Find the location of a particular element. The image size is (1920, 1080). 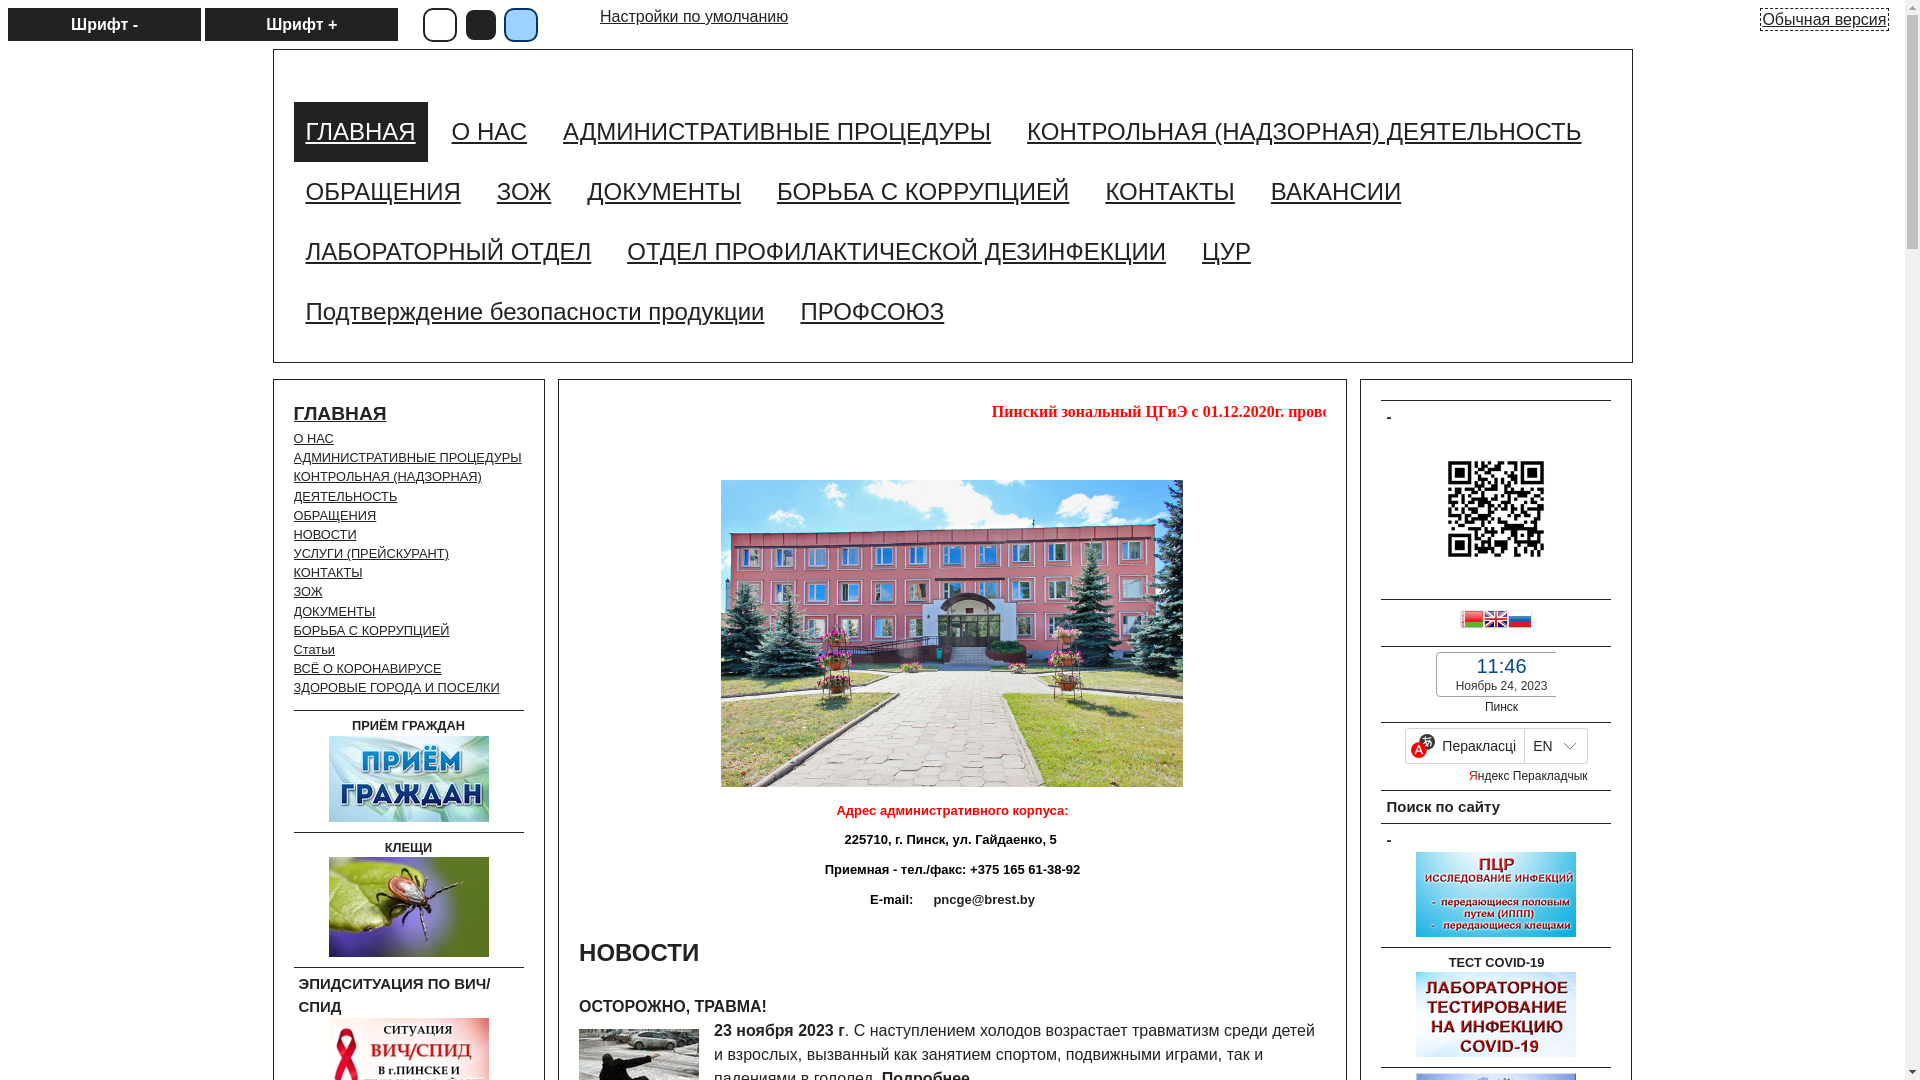

'pncge@brest.by' is located at coordinates (974, 898).